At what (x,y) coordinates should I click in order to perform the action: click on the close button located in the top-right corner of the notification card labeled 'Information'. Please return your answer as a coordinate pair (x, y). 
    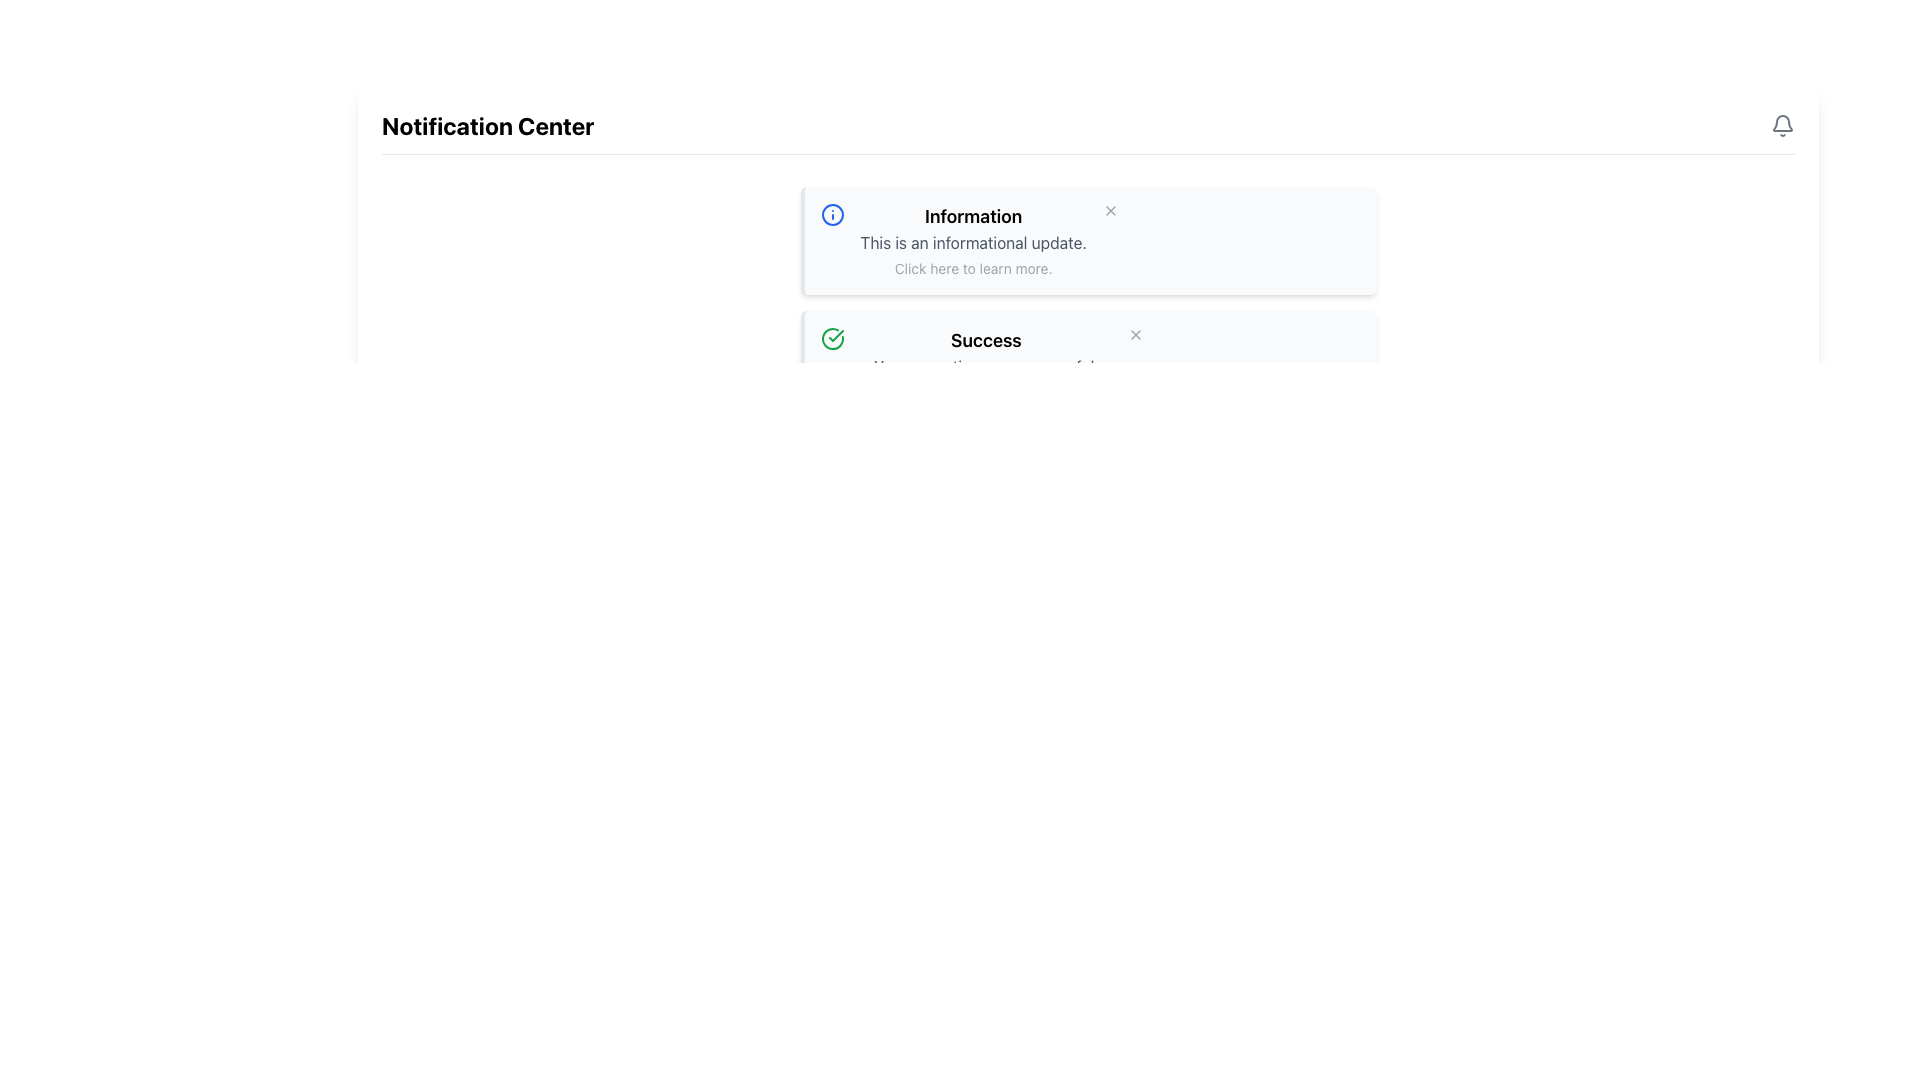
    Looking at the image, I should click on (1109, 211).